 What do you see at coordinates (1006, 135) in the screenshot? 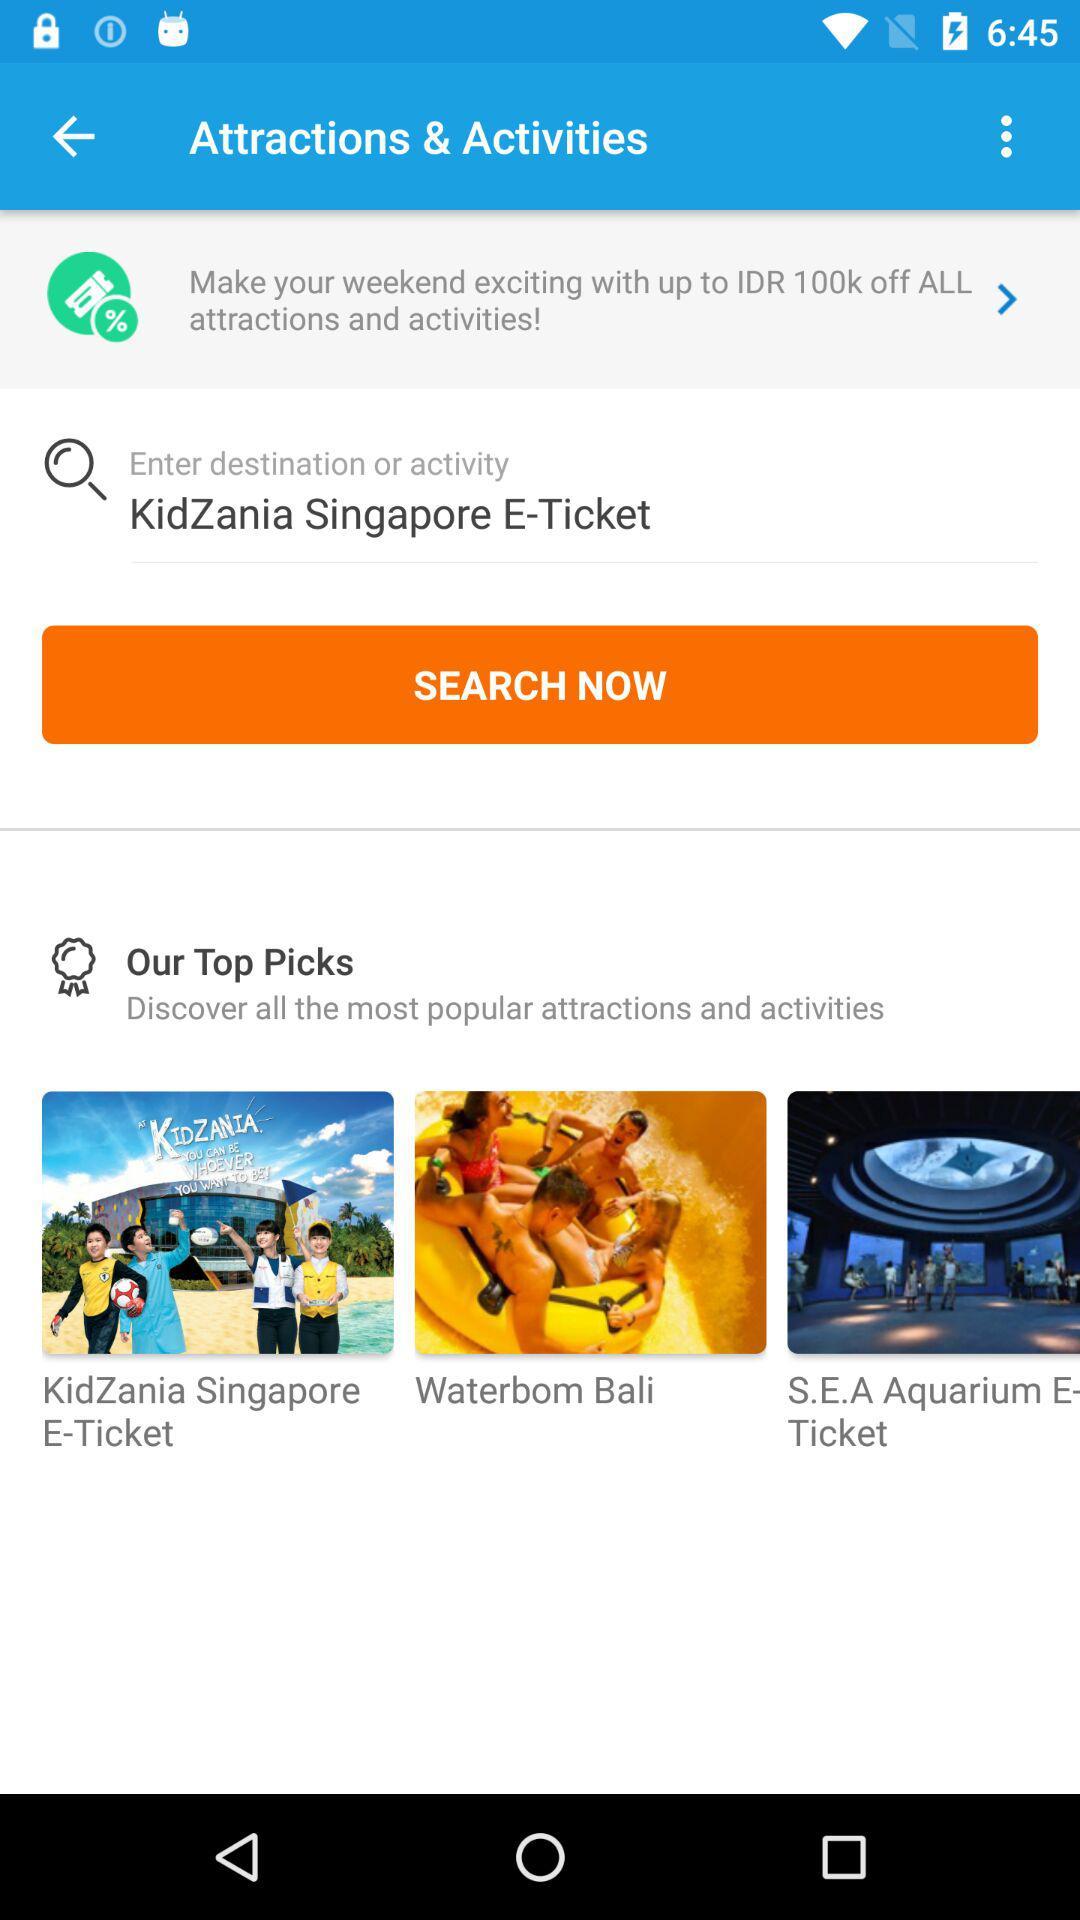
I see `icon next to attractions & activities item` at bounding box center [1006, 135].